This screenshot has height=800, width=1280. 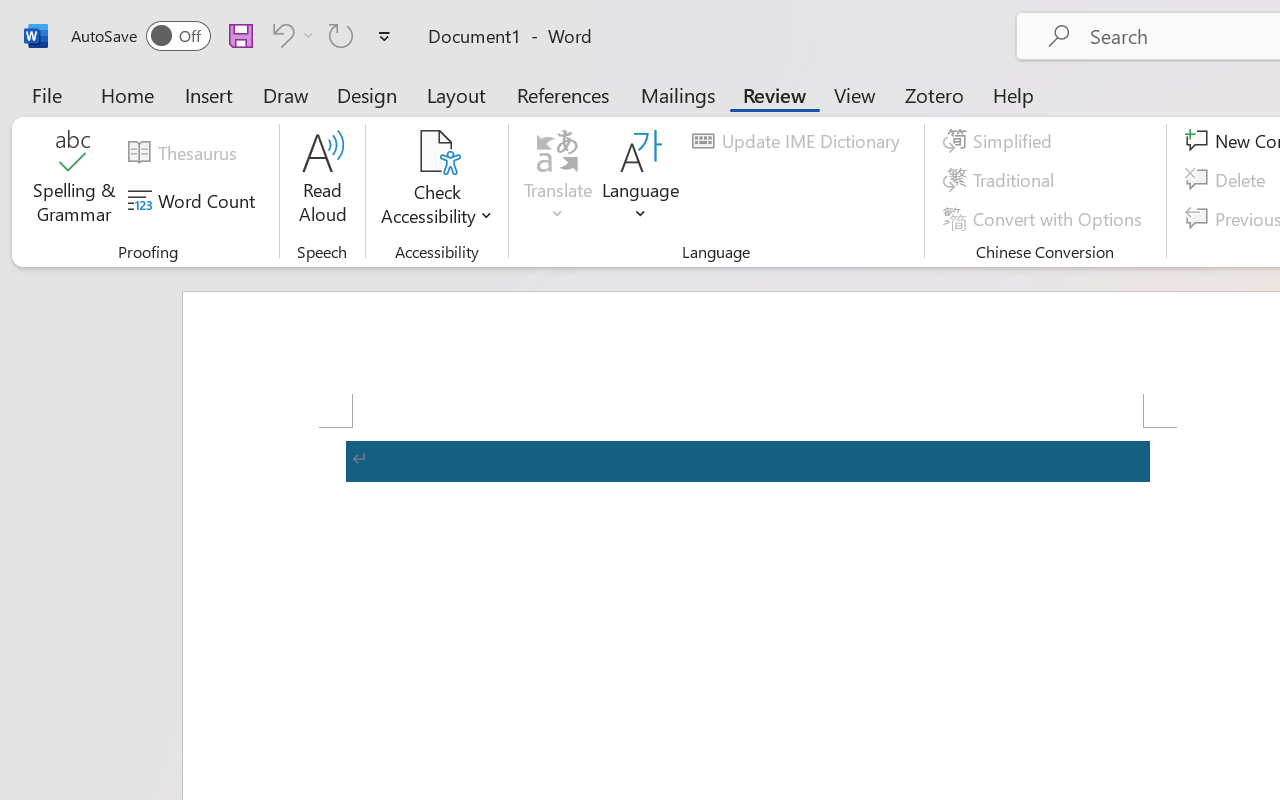 I want to click on 'Language', so click(x=641, y=179).